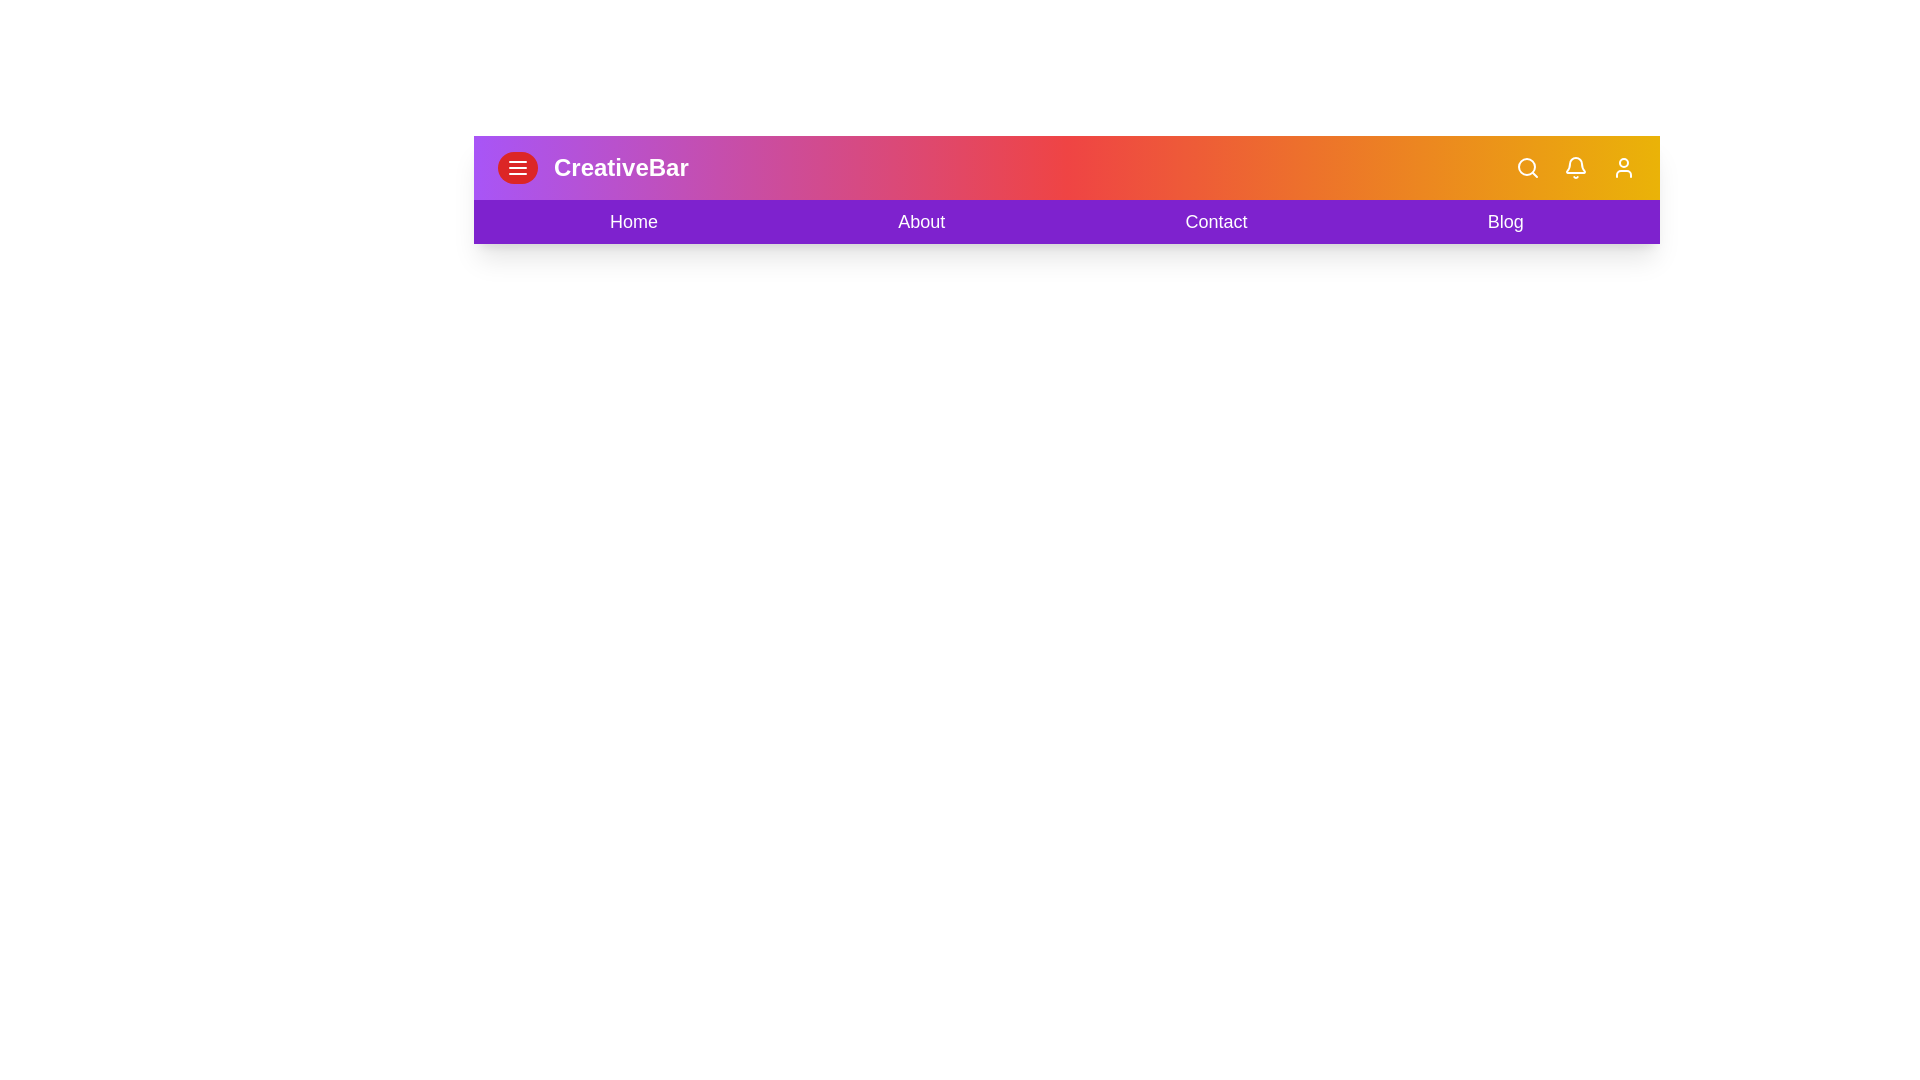  I want to click on the menu item Blog to observe its hover effect, so click(1506, 222).